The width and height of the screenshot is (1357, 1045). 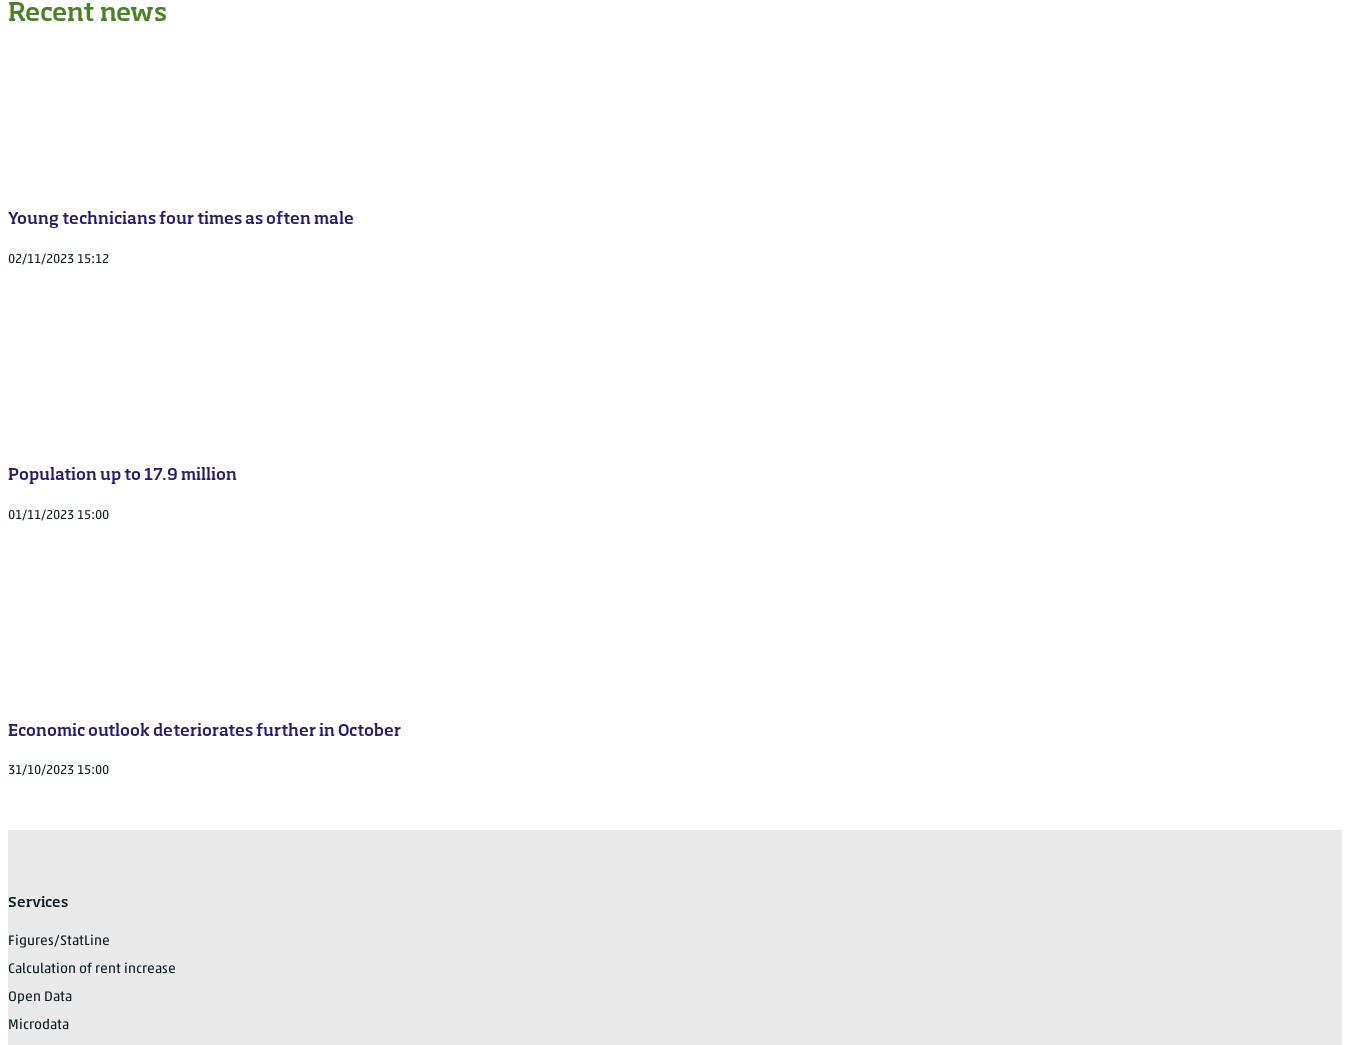 What do you see at coordinates (58, 257) in the screenshot?
I see `'02/11/2023 15:12'` at bounding box center [58, 257].